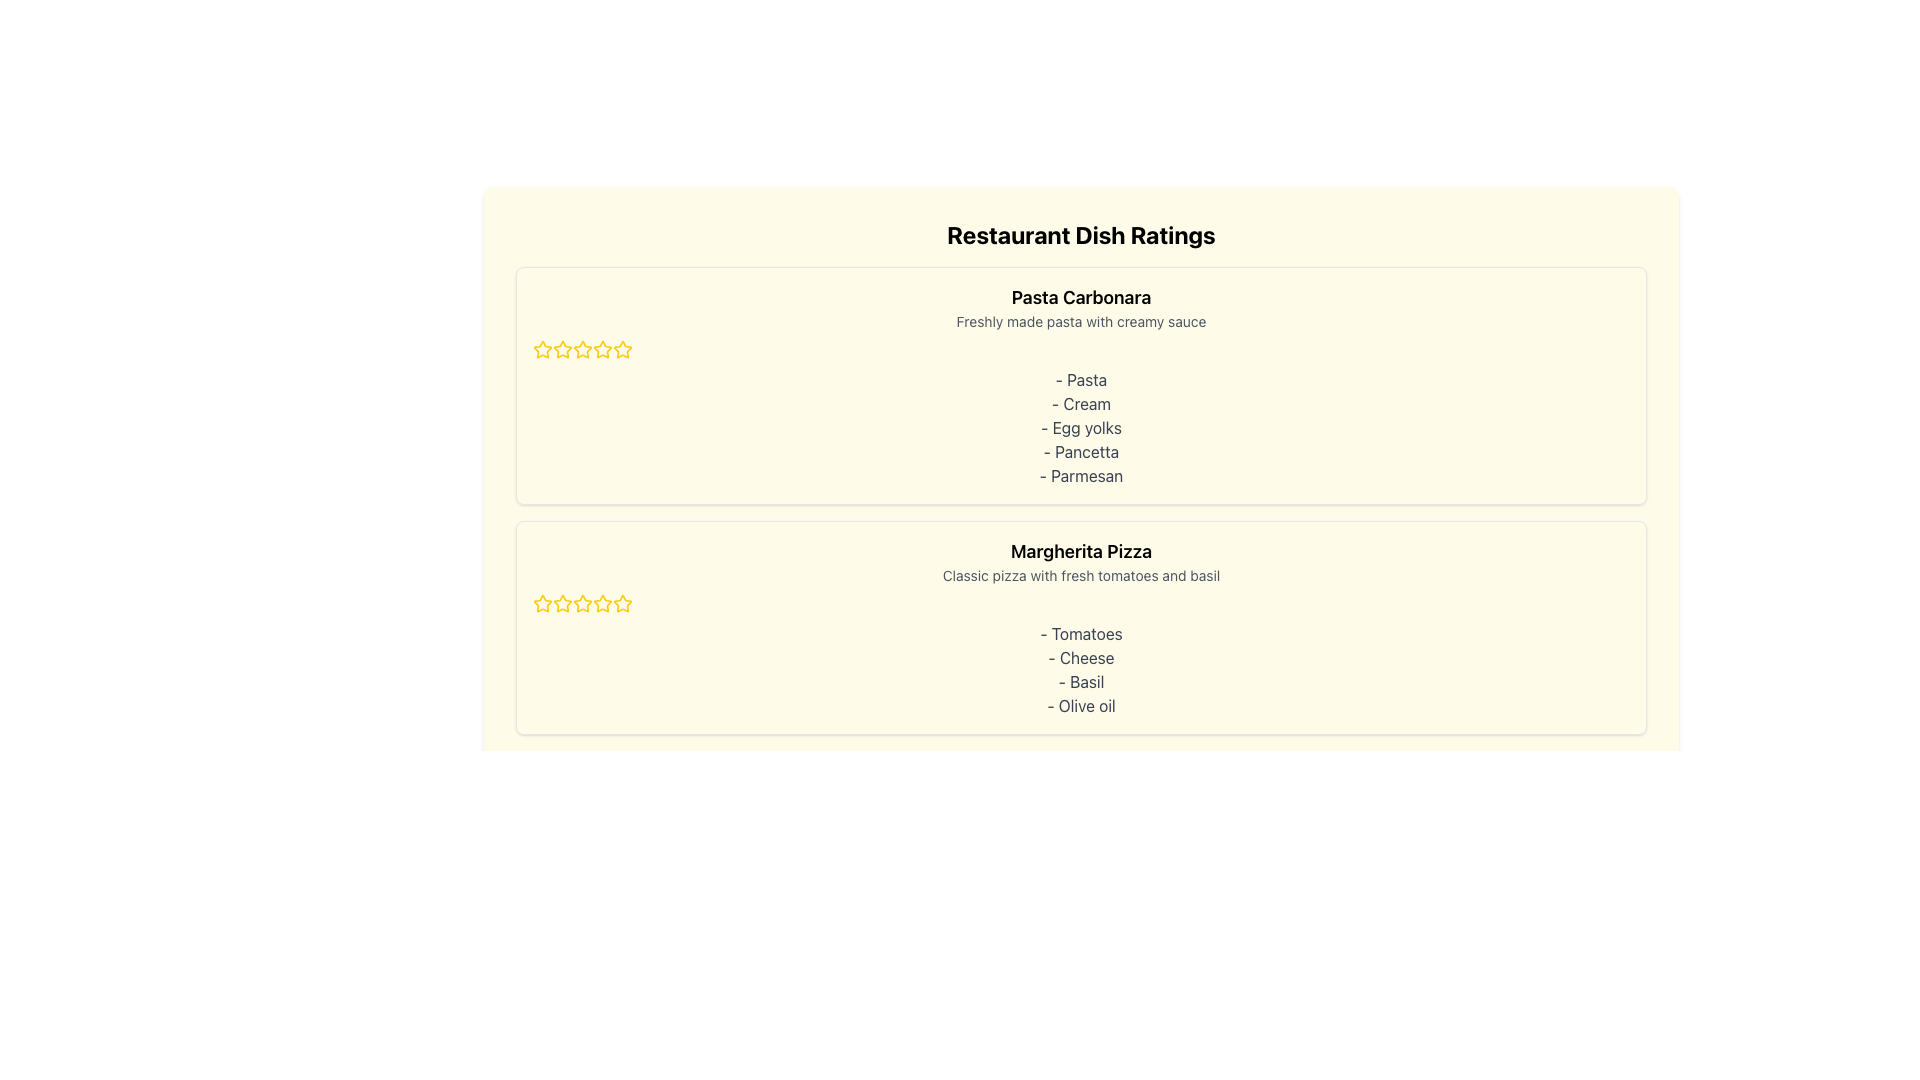  What do you see at coordinates (542, 603) in the screenshot?
I see `the first star in the rating system below the 'Margherita Pizza' section to assign a 1-star rating` at bounding box center [542, 603].